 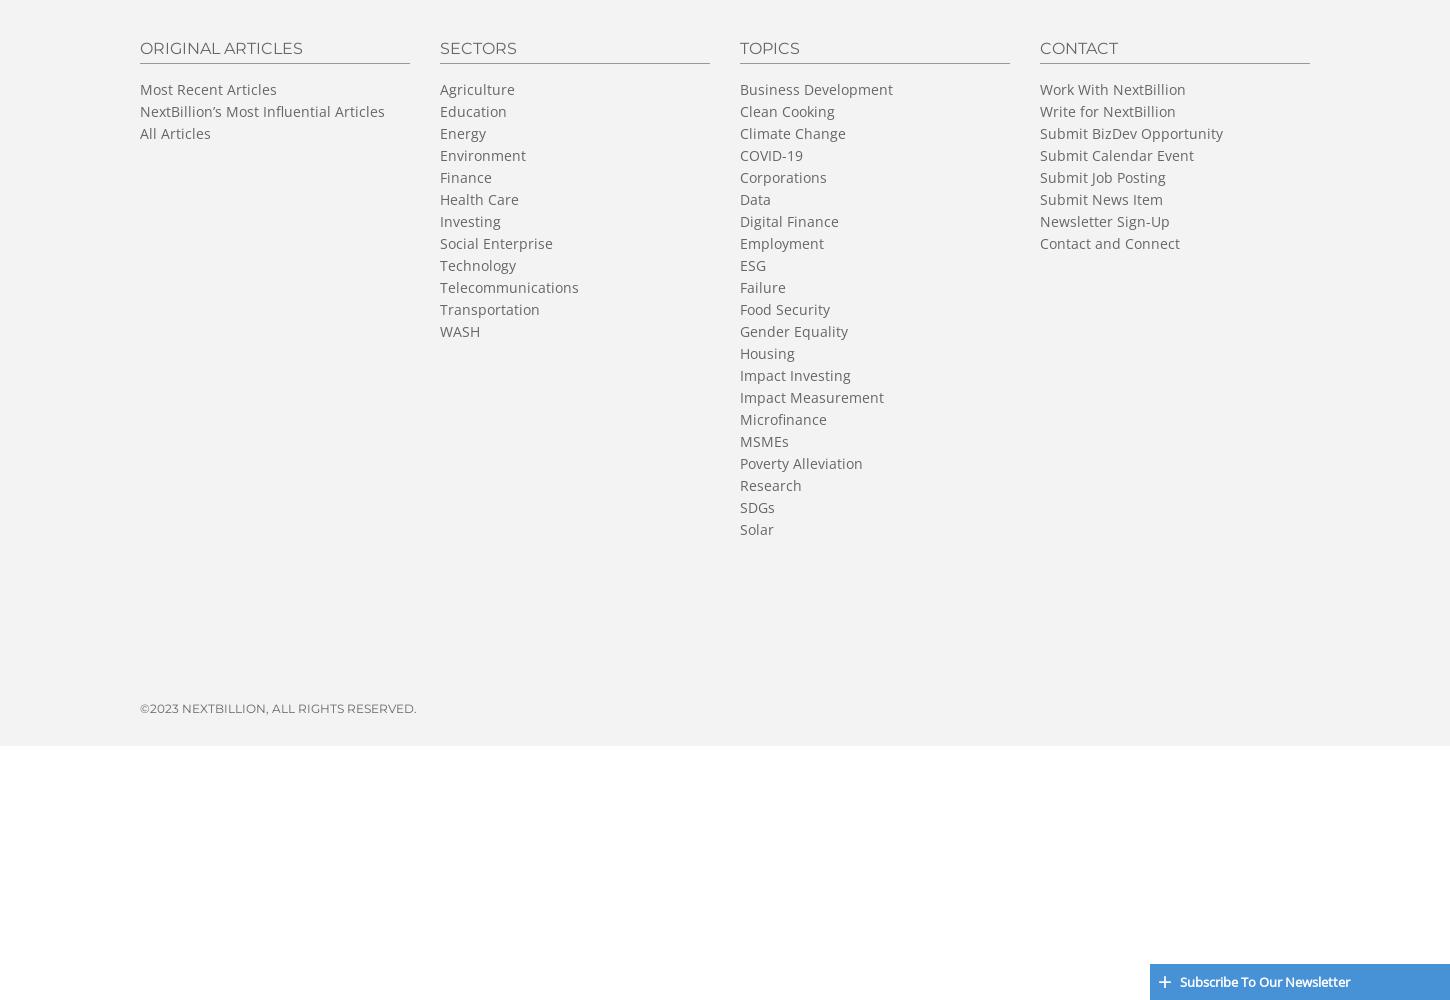 I want to click on 'Topics', so click(x=769, y=48).